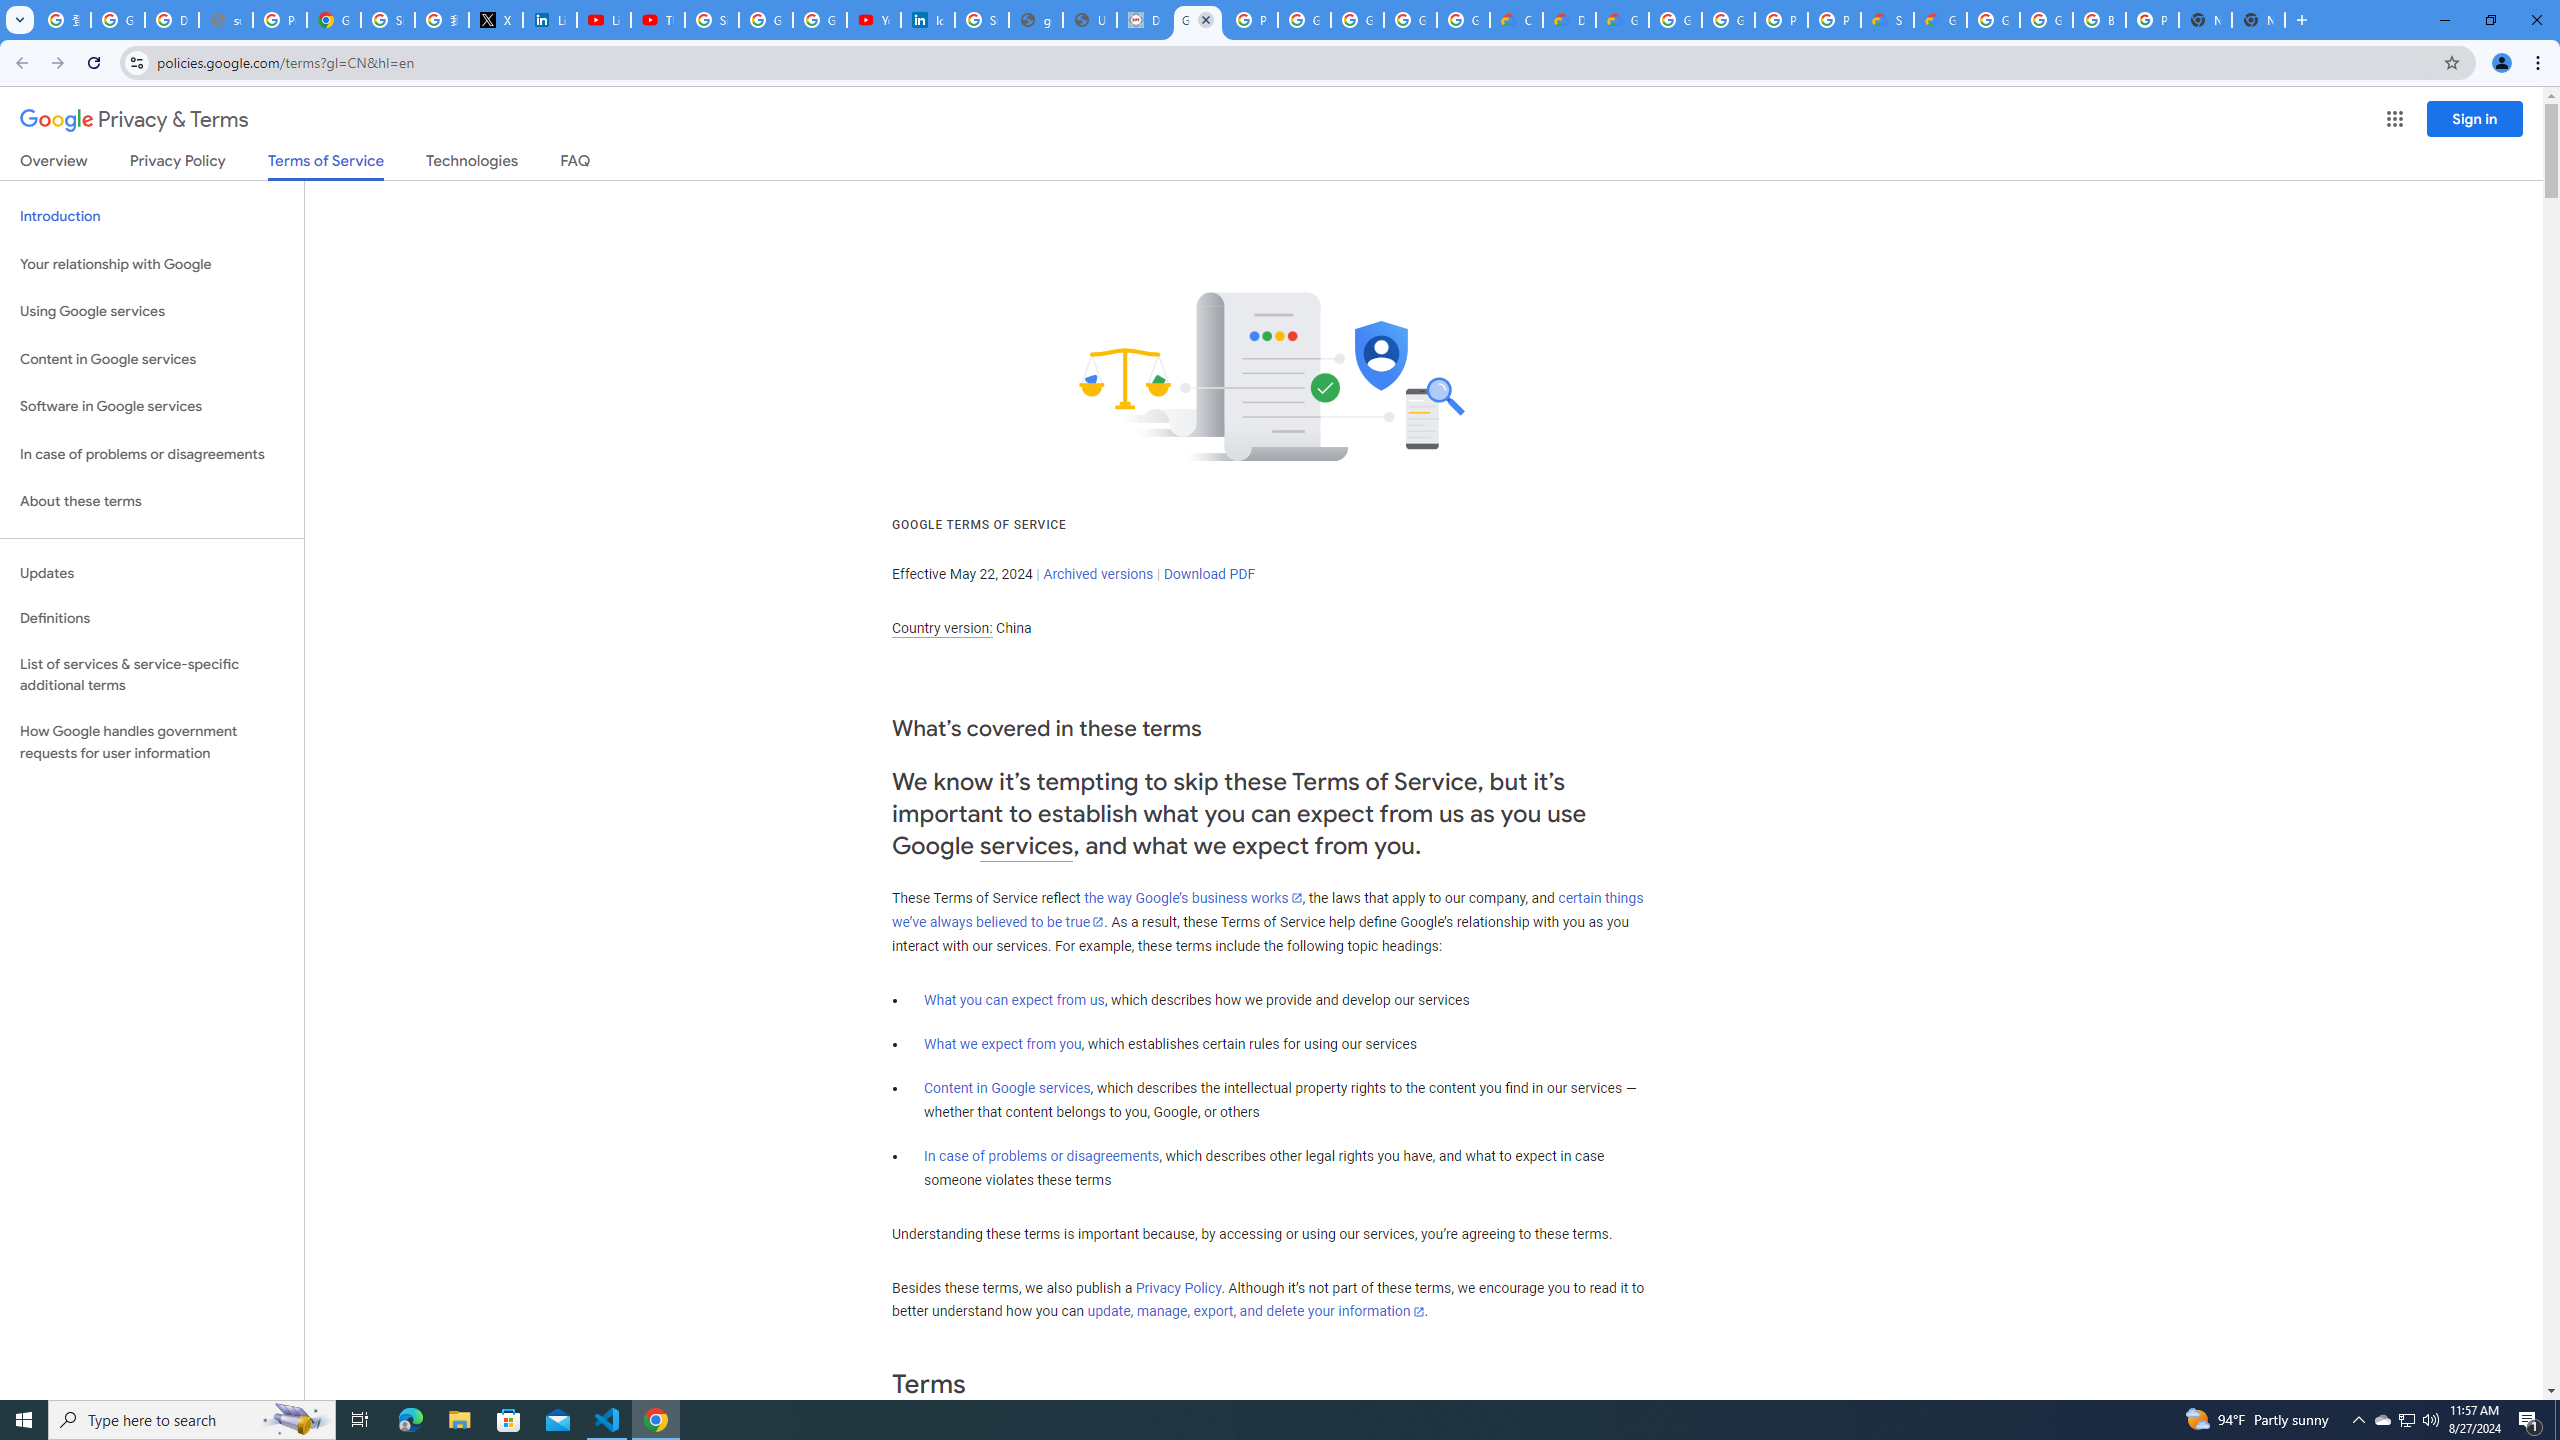 This screenshot has height=1440, width=2560. I want to click on 'Content in Google services', so click(1006, 1087).